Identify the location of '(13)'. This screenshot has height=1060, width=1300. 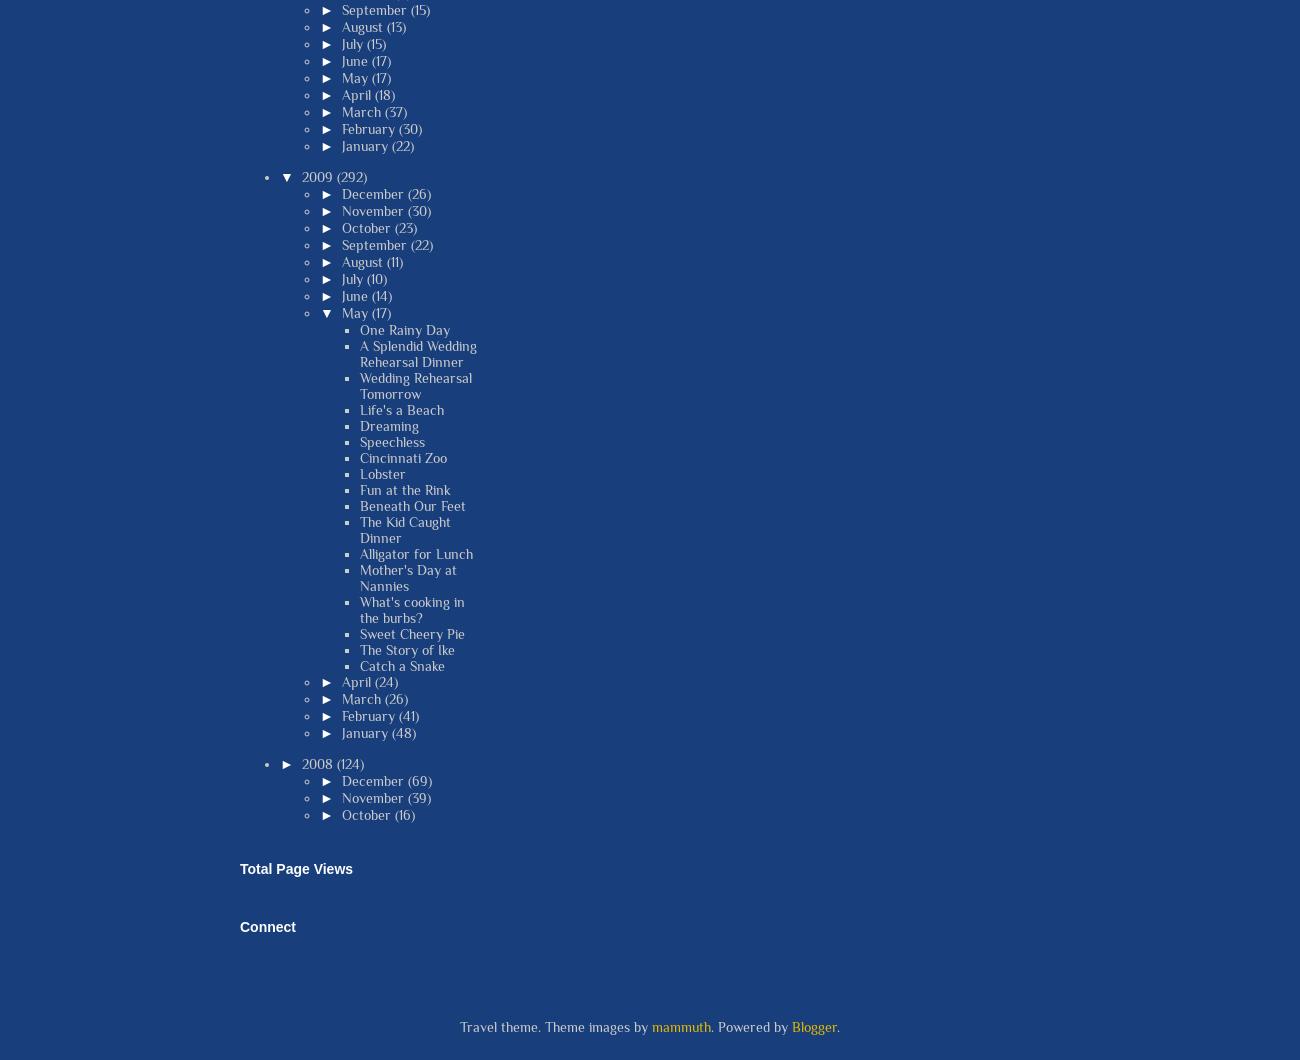
(385, 25).